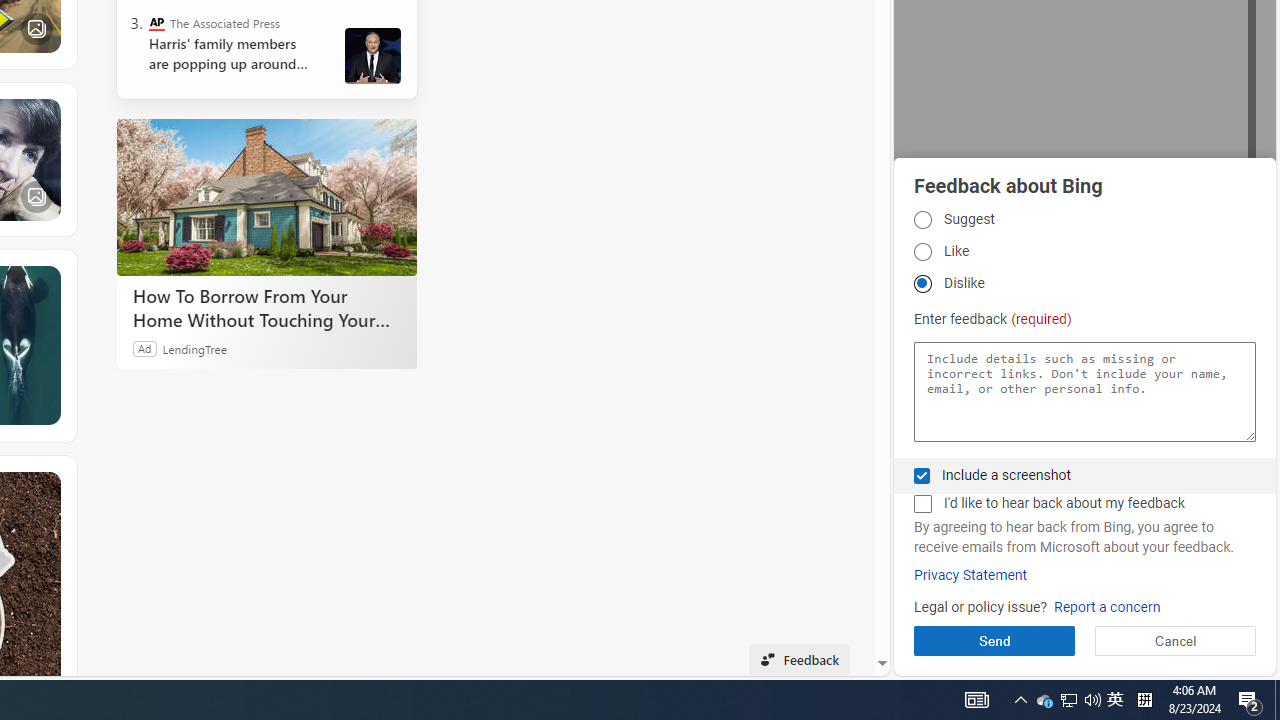 This screenshot has height=720, width=1280. Describe the element at coordinates (921, 219) in the screenshot. I see `'AutomationID: fbpgdgtp1'` at that location.